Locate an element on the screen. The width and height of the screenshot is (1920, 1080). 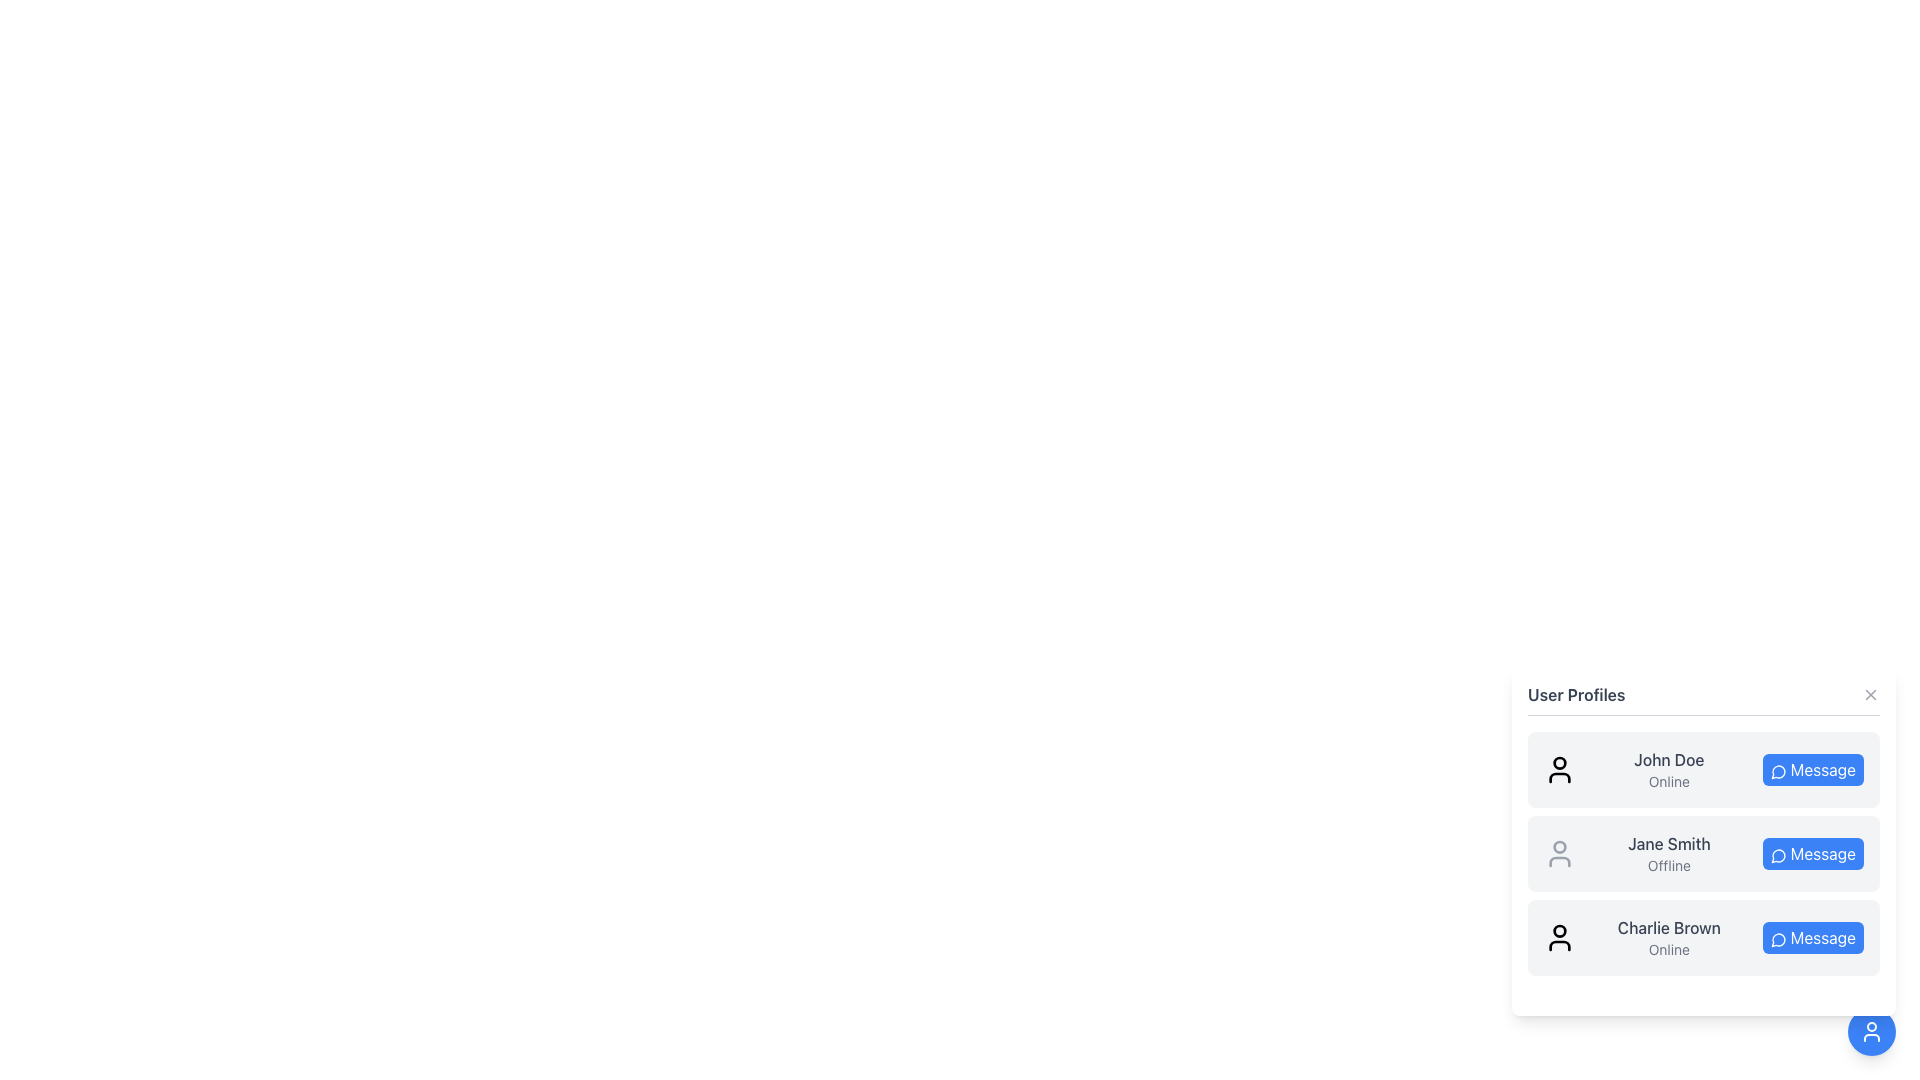
the text label displaying 'Offline', which is styled with a smaller text size and light gray color, located below the 'Jane Smith' name label in the user profiles list is located at coordinates (1669, 865).